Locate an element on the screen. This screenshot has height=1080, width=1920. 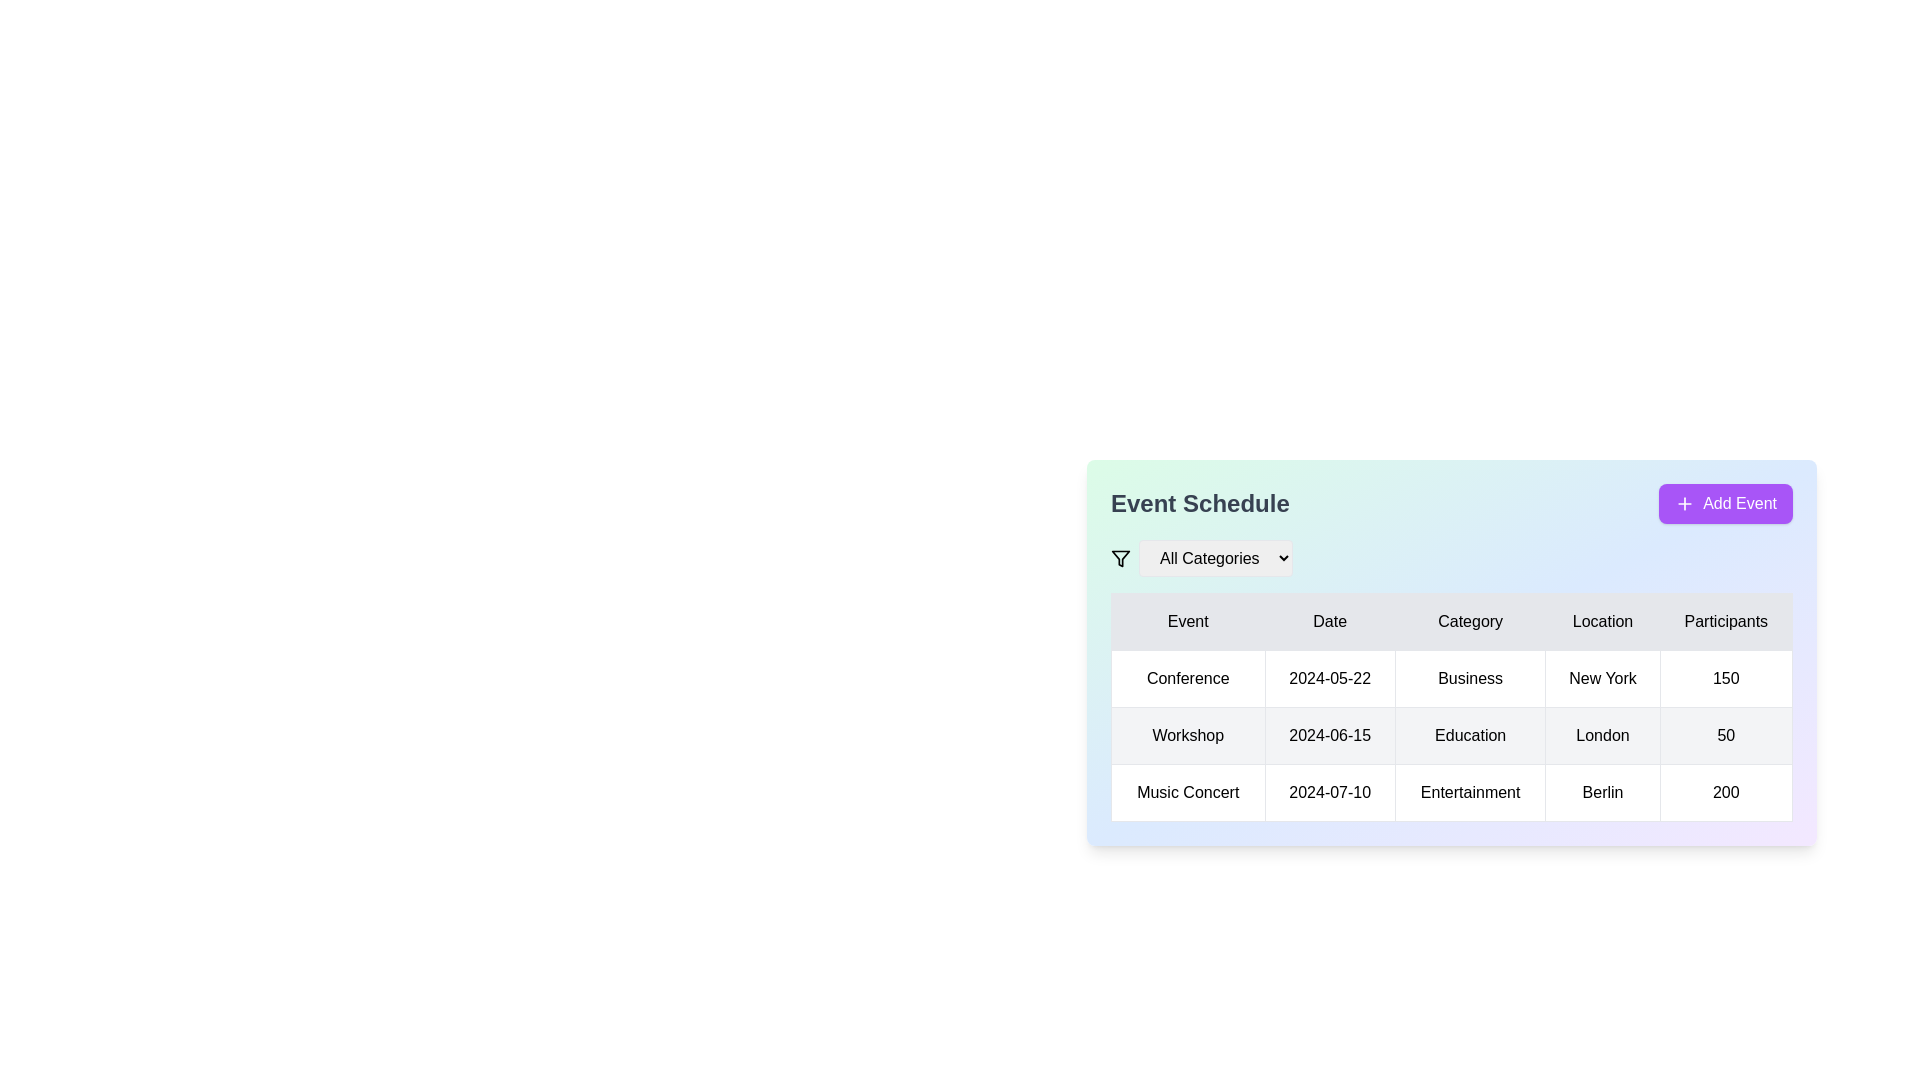
the label displaying 'Event', which is the first item in a horizontal row of labels under the 'Event Schedule' section is located at coordinates (1188, 620).